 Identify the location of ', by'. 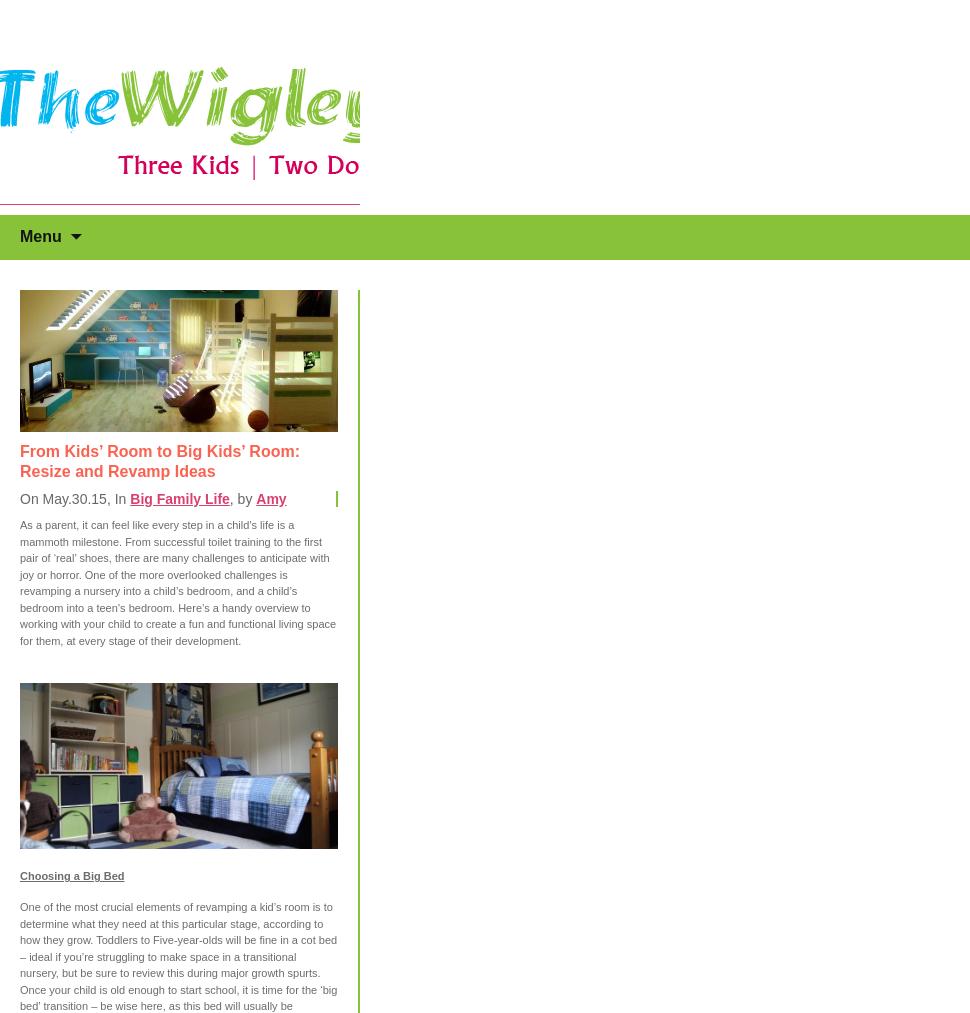
(229, 498).